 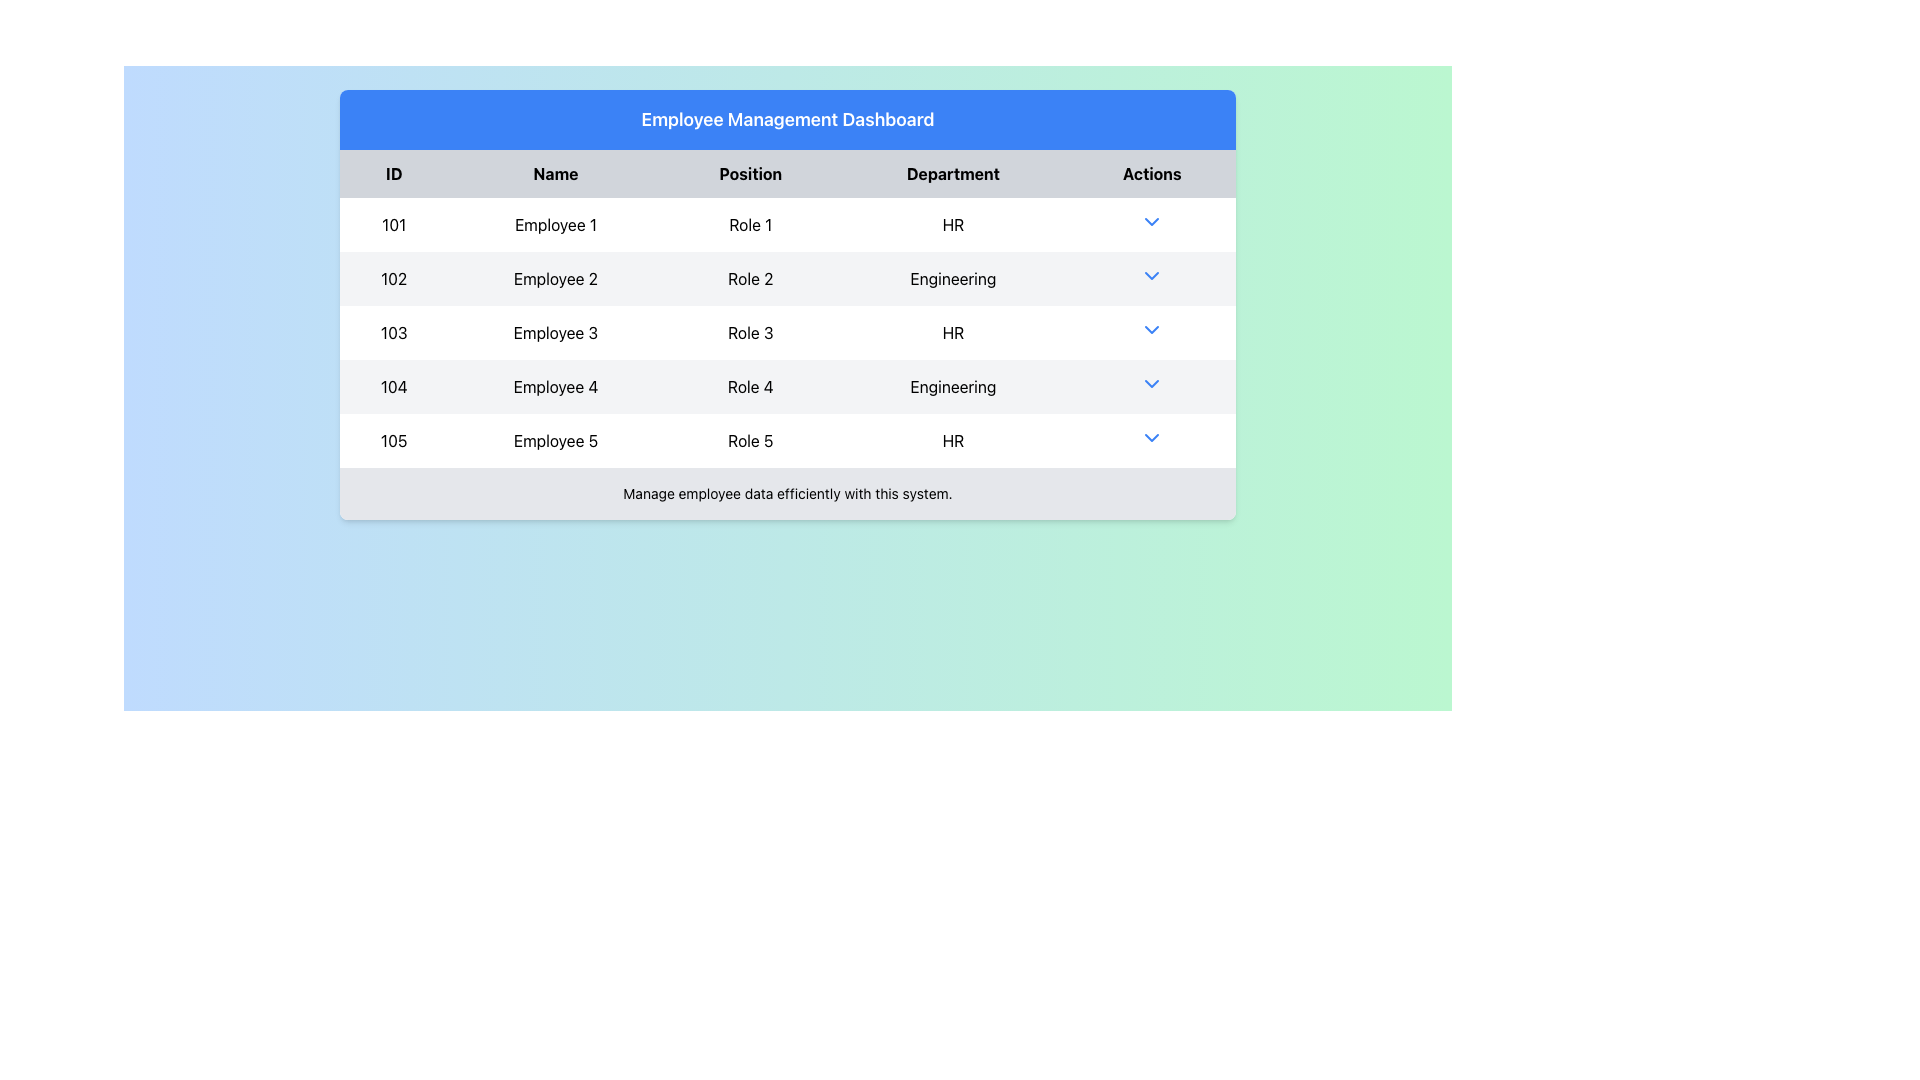 I want to click on the 'Name' column header in the table, which is the second header following 'ID' and preceding 'Position', so click(x=556, y=172).